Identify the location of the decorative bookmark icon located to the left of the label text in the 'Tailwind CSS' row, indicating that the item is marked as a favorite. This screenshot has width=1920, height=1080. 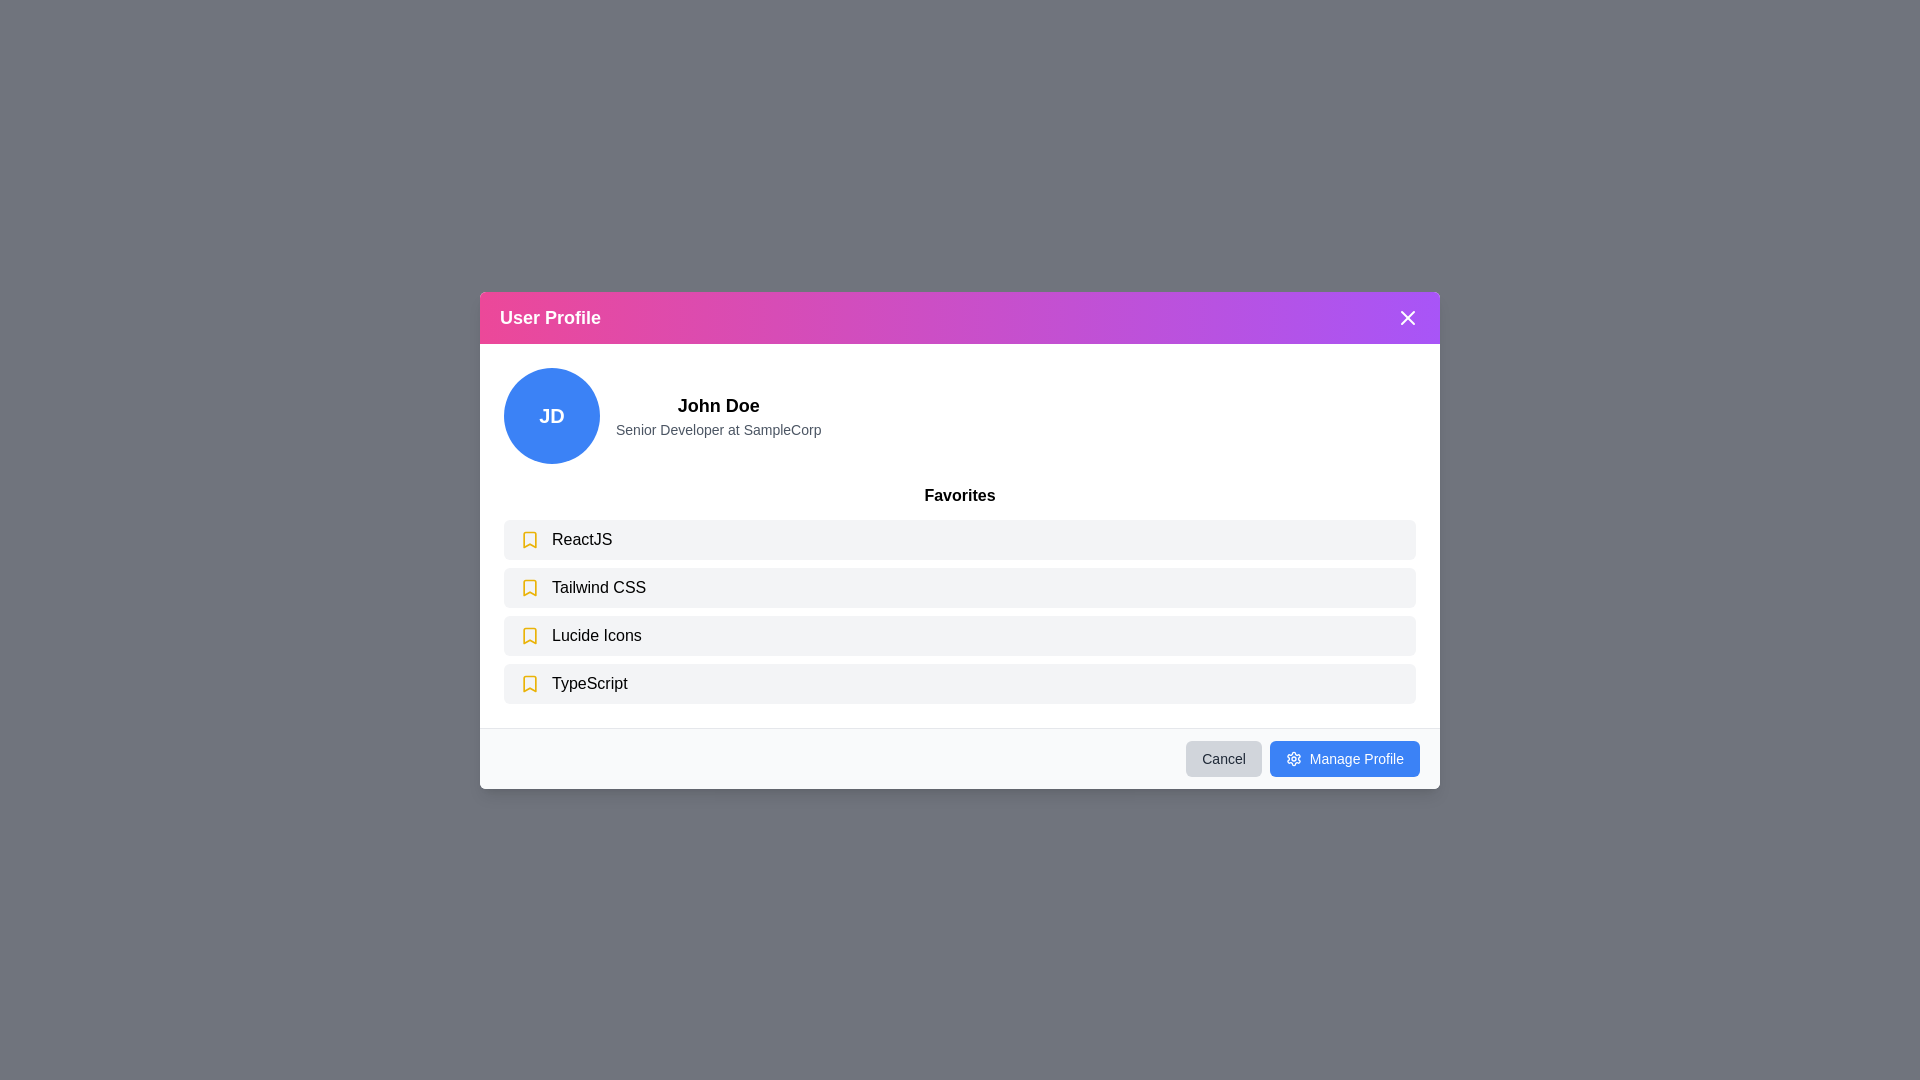
(529, 586).